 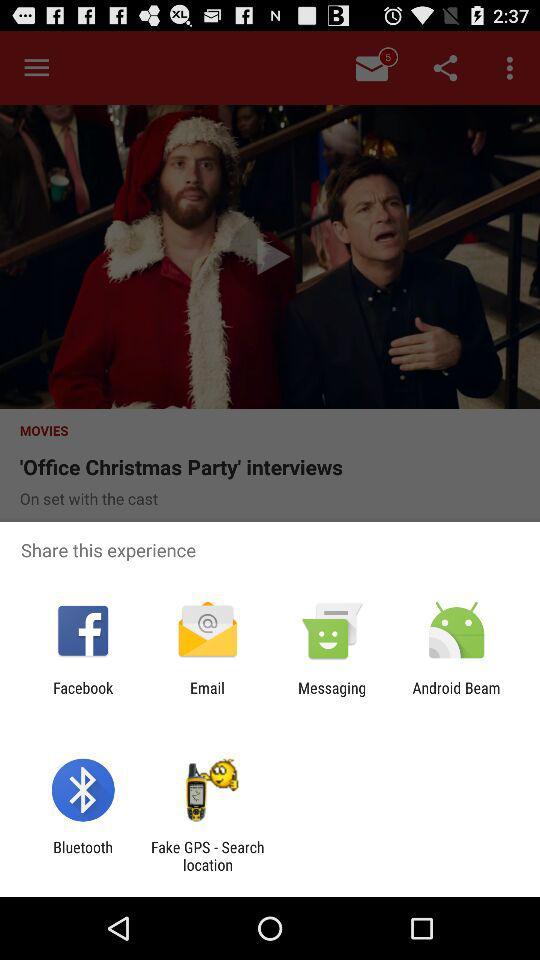 What do you see at coordinates (206, 696) in the screenshot?
I see `item to the right of the facebook app` at bounding box center [206, 696].